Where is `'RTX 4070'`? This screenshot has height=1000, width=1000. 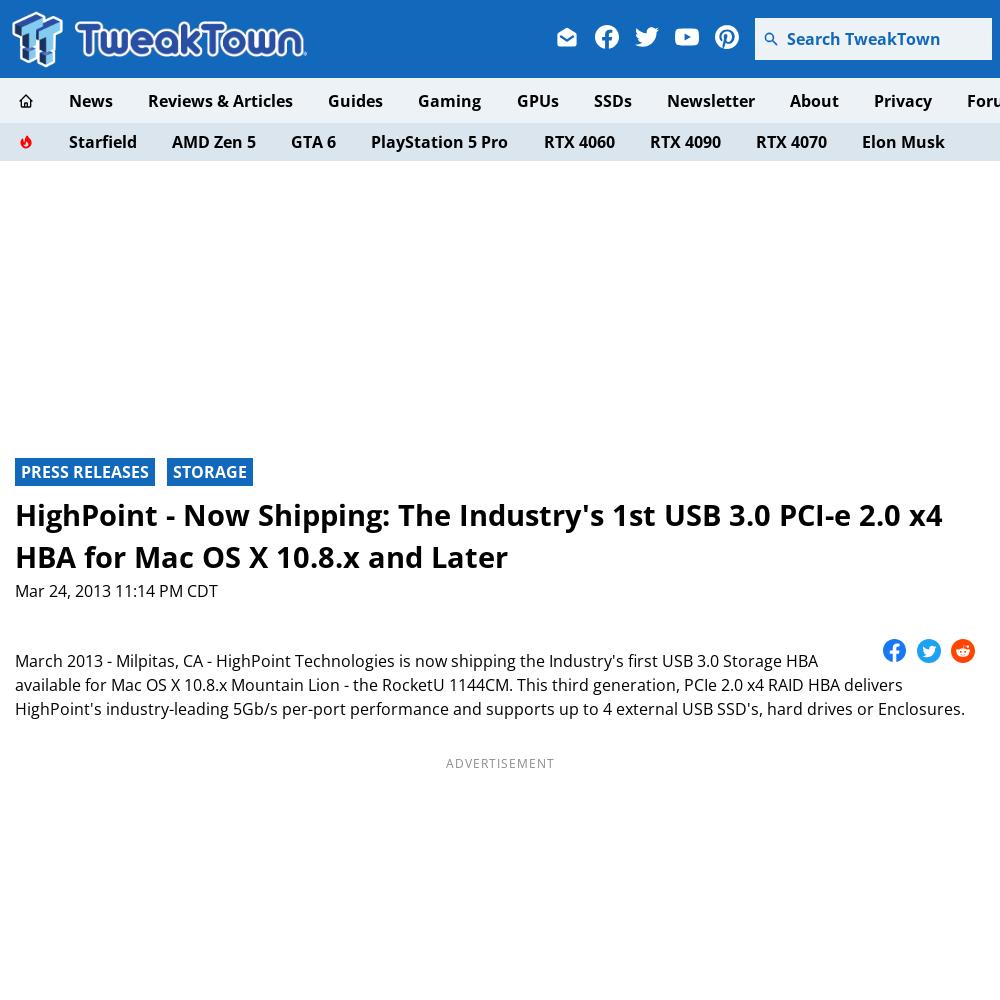 'RTX 4070' is located at coordinates (790, 141).